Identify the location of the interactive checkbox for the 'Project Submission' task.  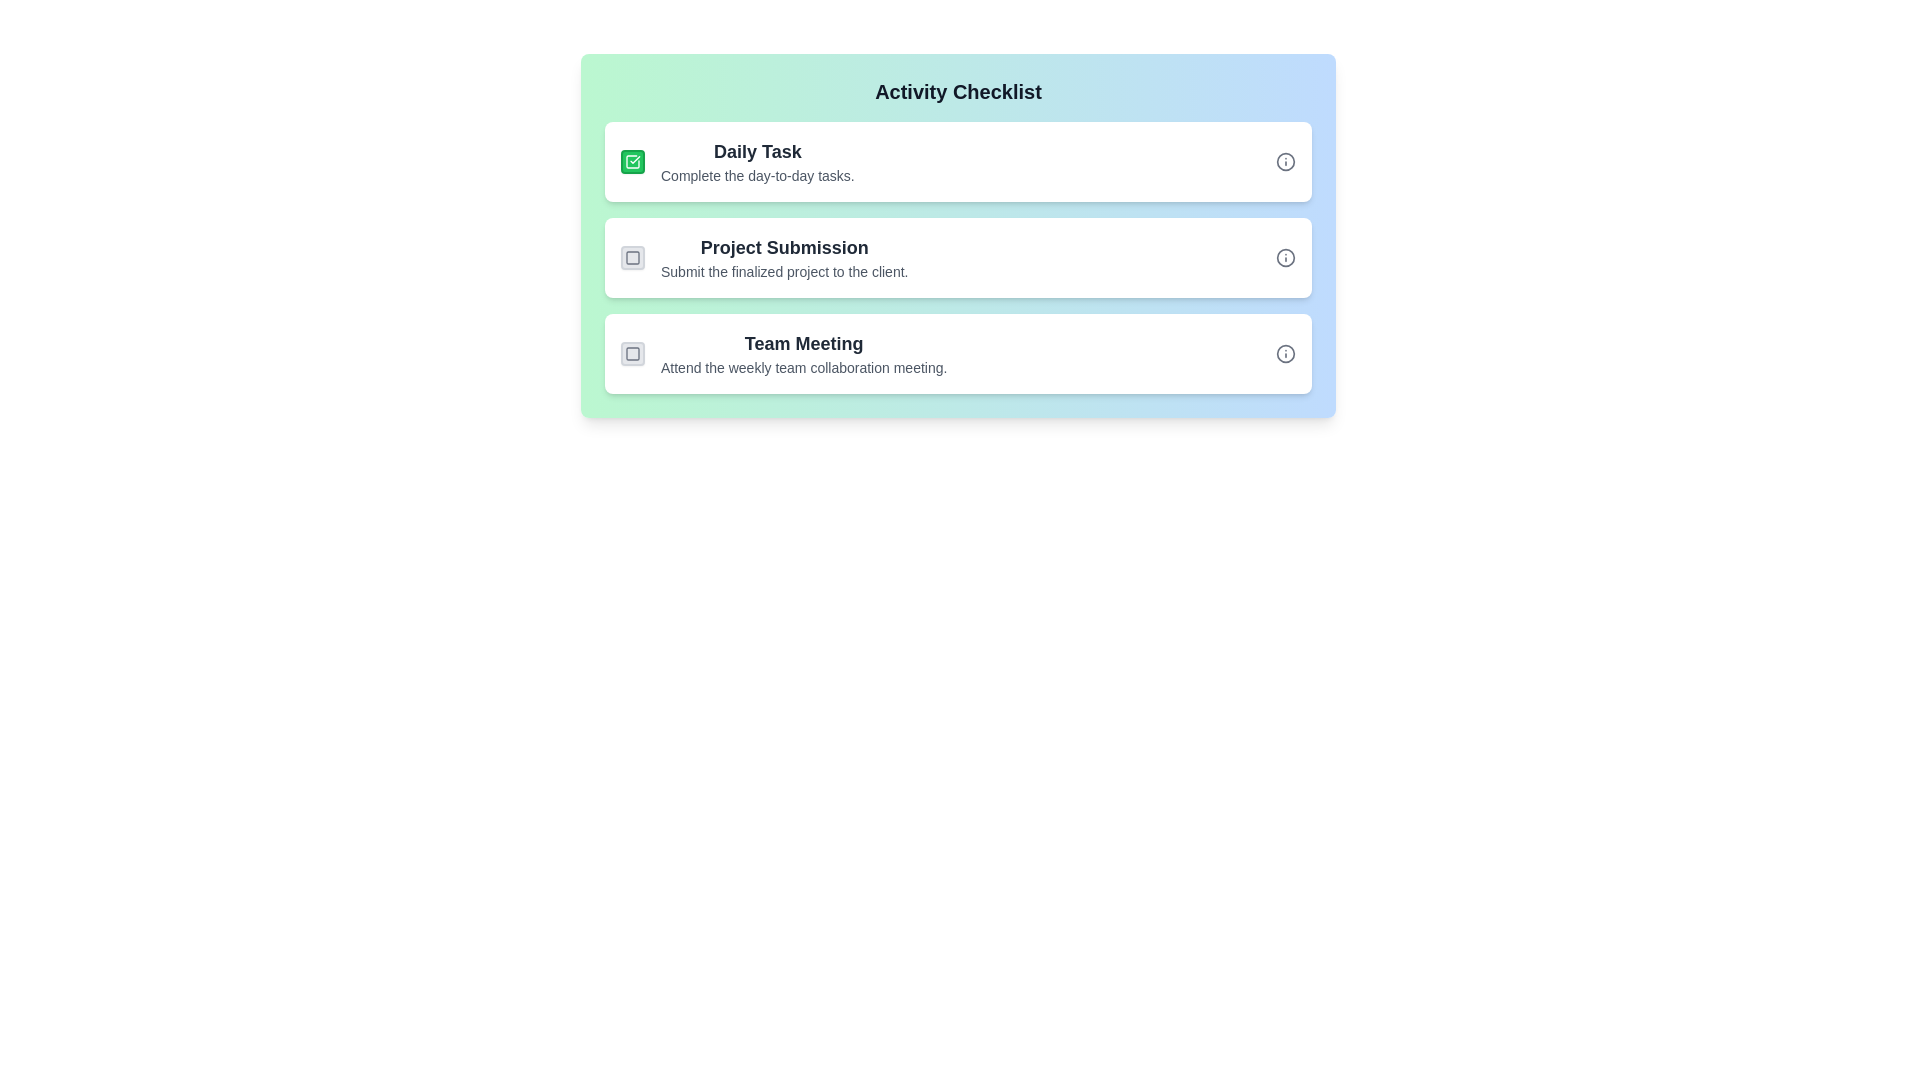
(632, 257).